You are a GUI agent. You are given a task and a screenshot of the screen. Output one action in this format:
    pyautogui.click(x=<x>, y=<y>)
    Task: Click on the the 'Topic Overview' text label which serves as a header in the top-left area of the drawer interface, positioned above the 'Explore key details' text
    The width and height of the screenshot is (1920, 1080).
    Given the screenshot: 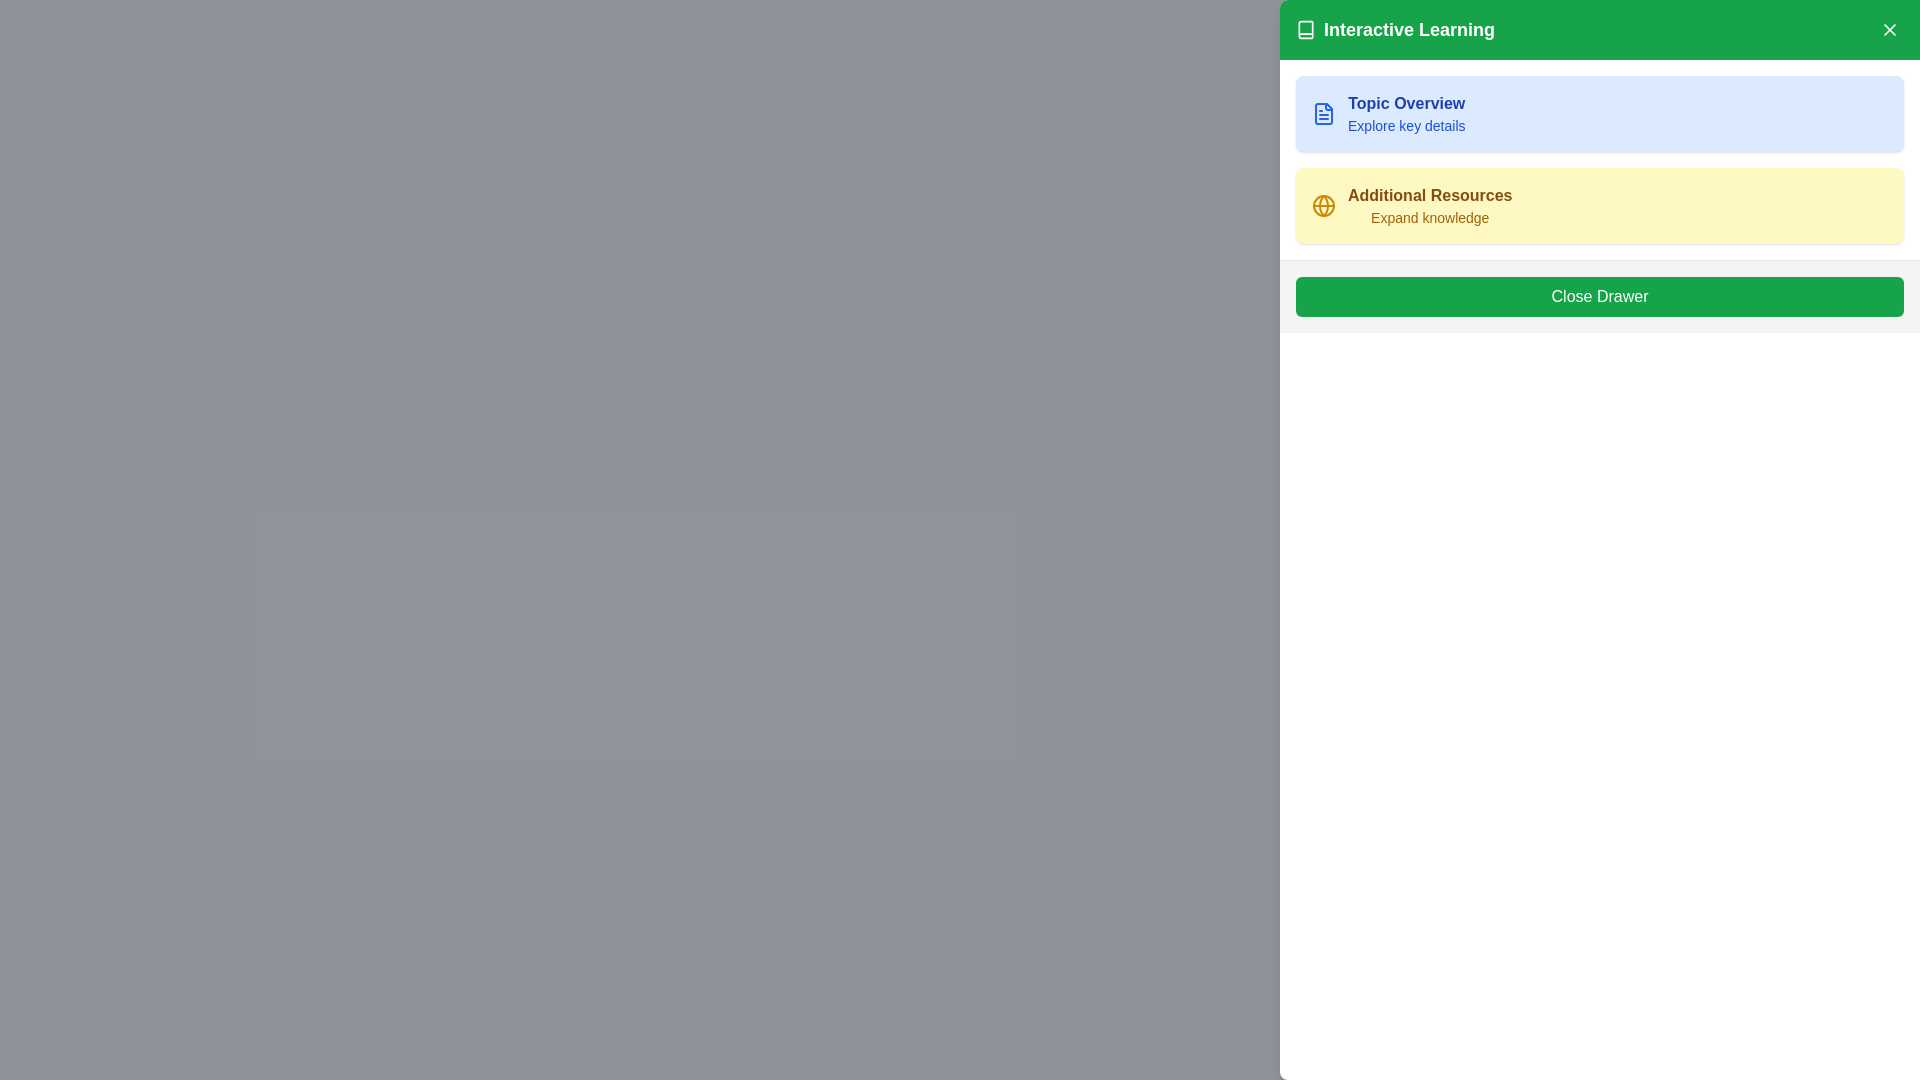 What is the action you would take?
    pyautogui.click(x=1405, y=104)
    